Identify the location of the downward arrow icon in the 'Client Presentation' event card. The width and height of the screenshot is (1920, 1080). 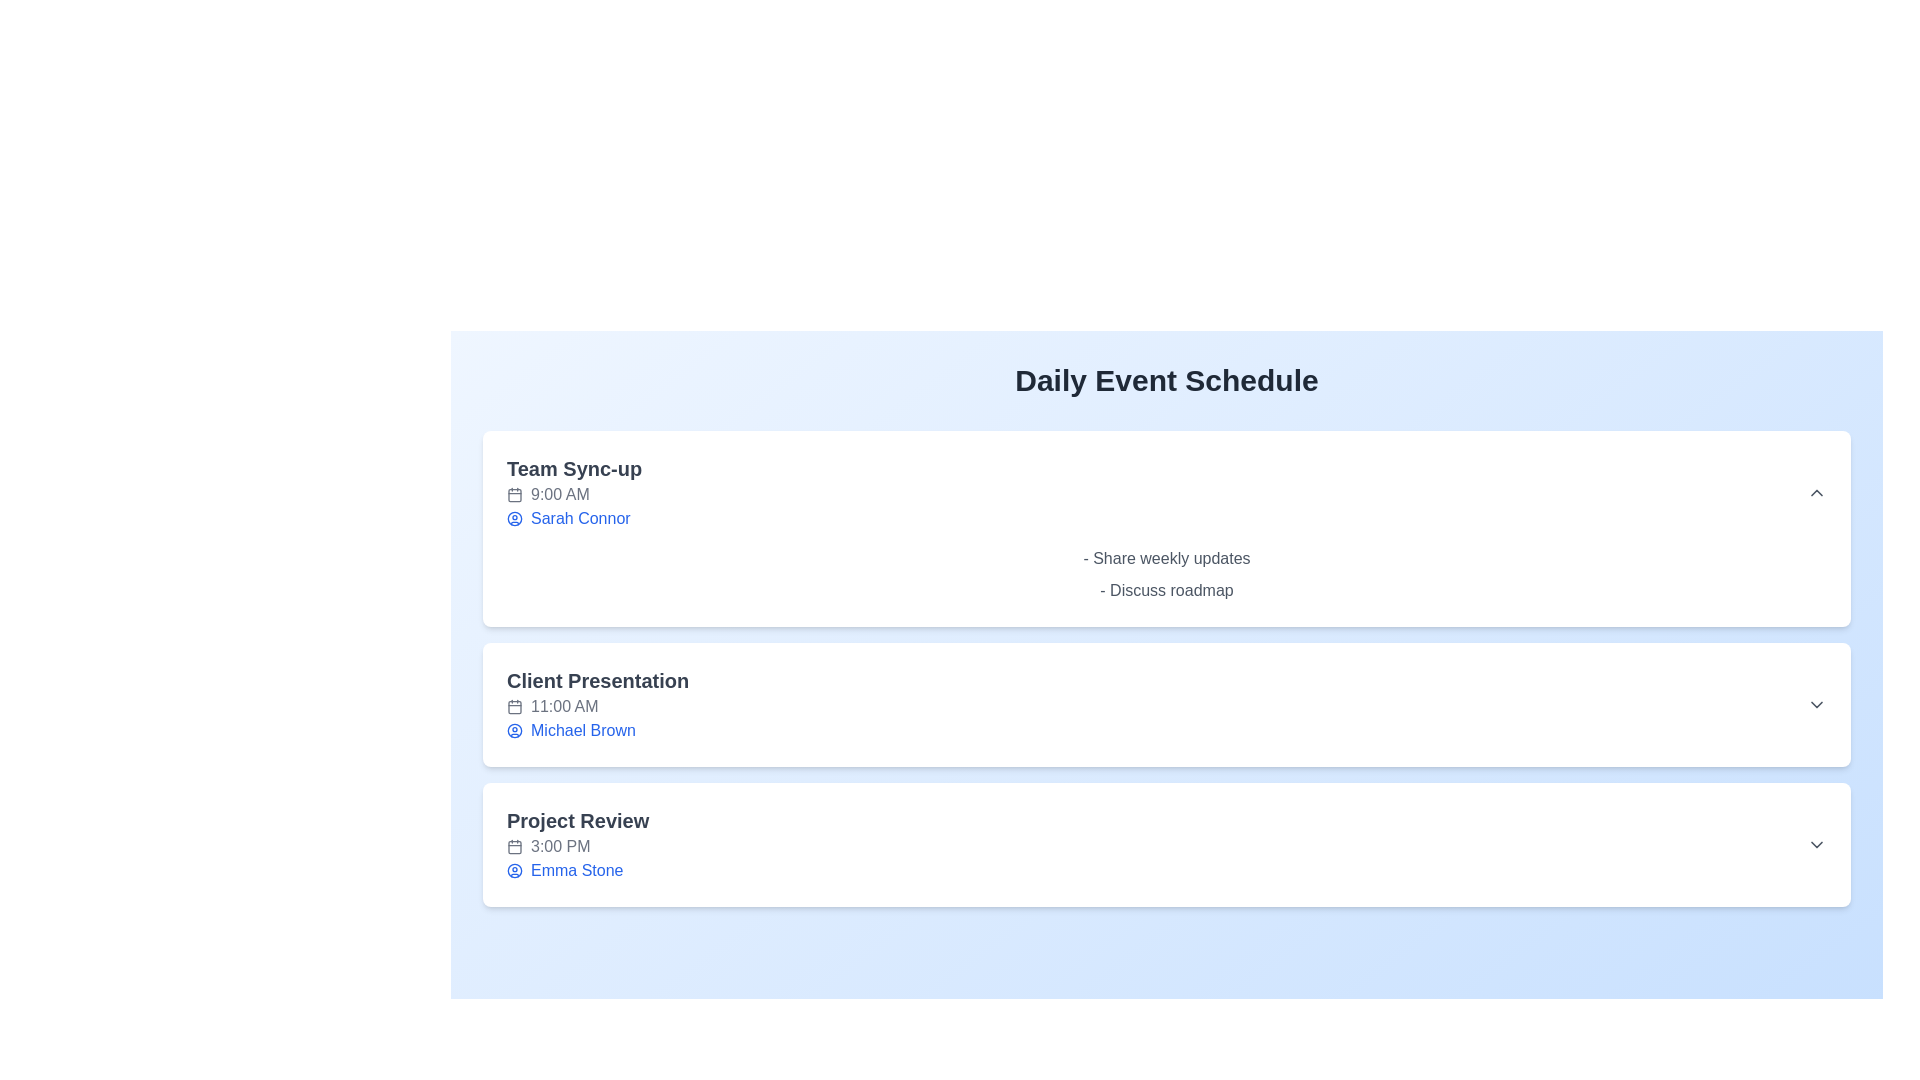
(1817, 704).